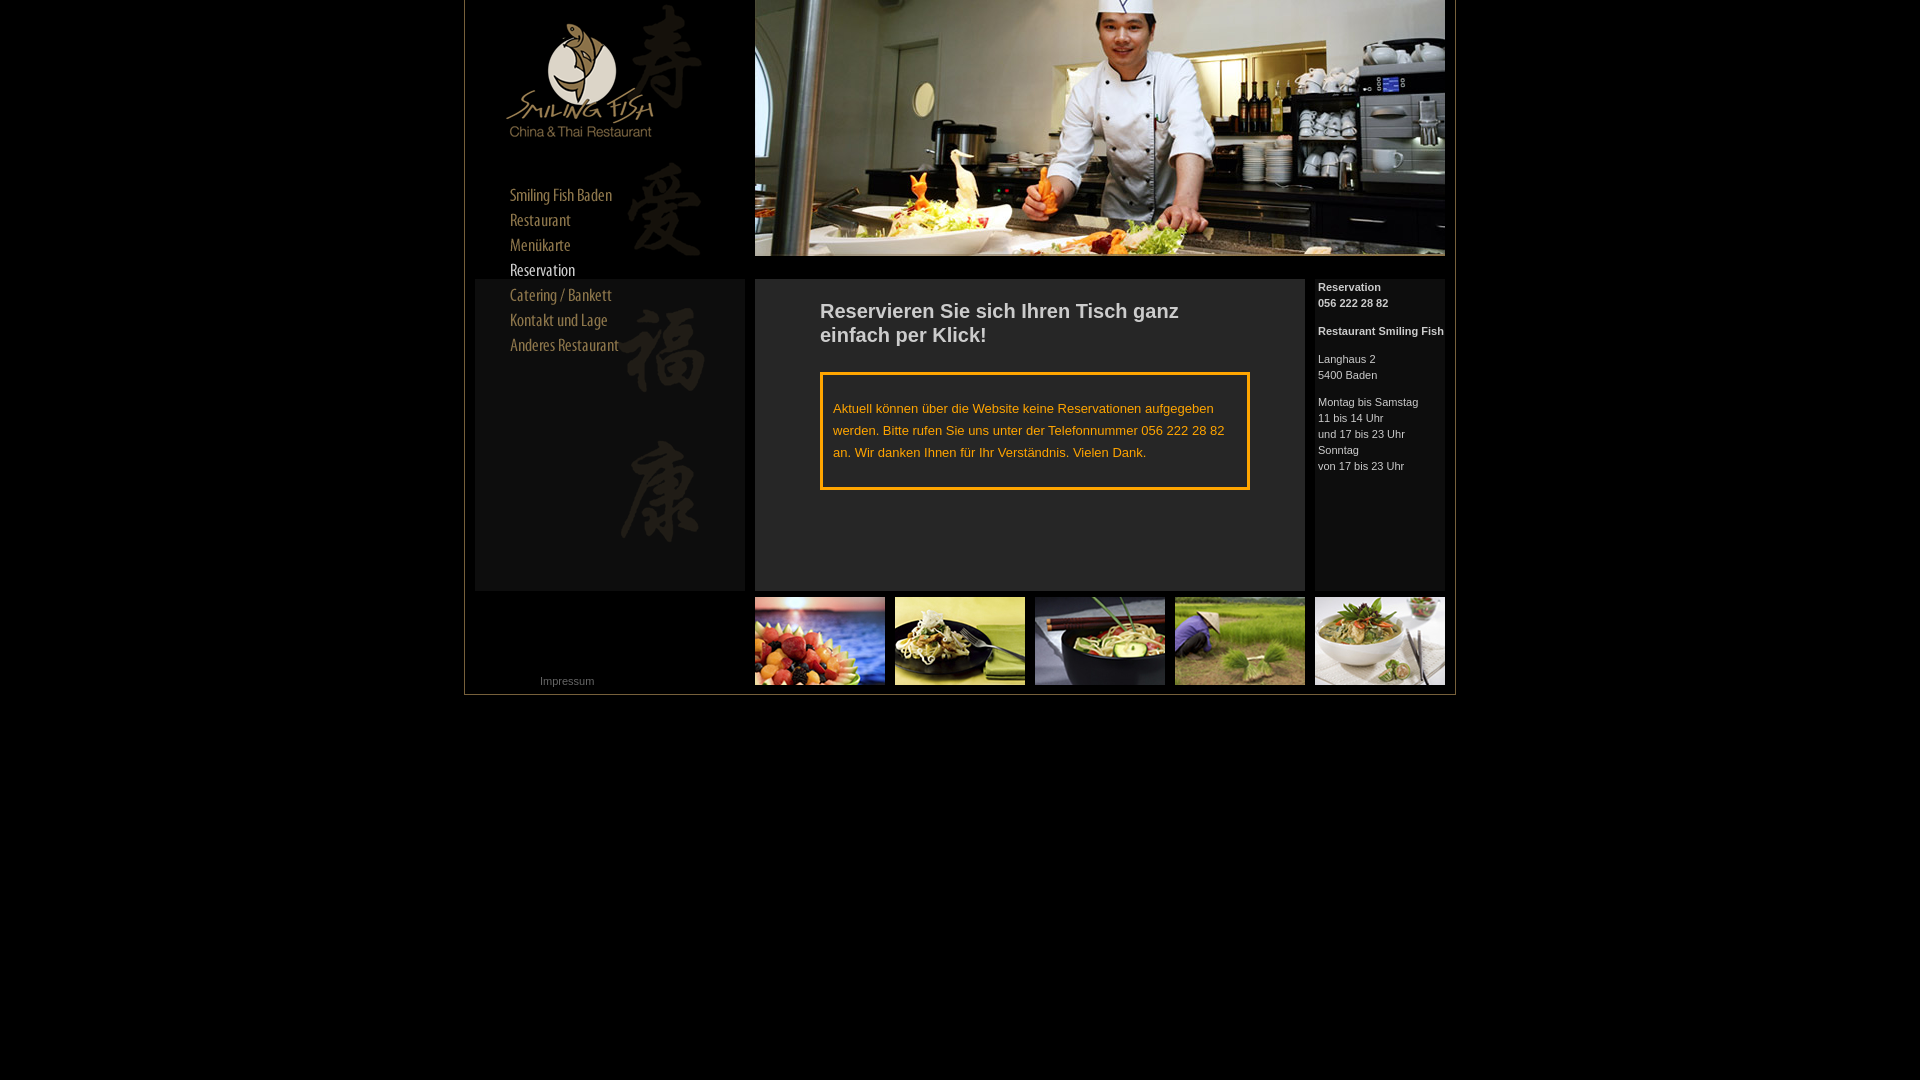 Image resolution: width=1920 pixels, height=1080 pixels. What do you see at coordinates (509, 270) in the screenshot?
I see `'Reservation'` at bounding box center [509, 270].